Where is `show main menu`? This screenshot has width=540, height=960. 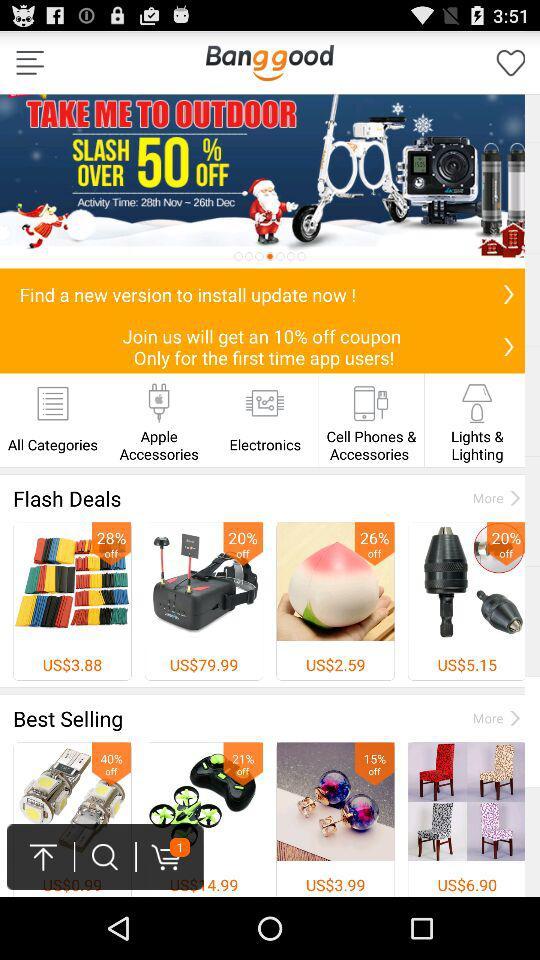 show main menu is located at coordinates (29, 62).